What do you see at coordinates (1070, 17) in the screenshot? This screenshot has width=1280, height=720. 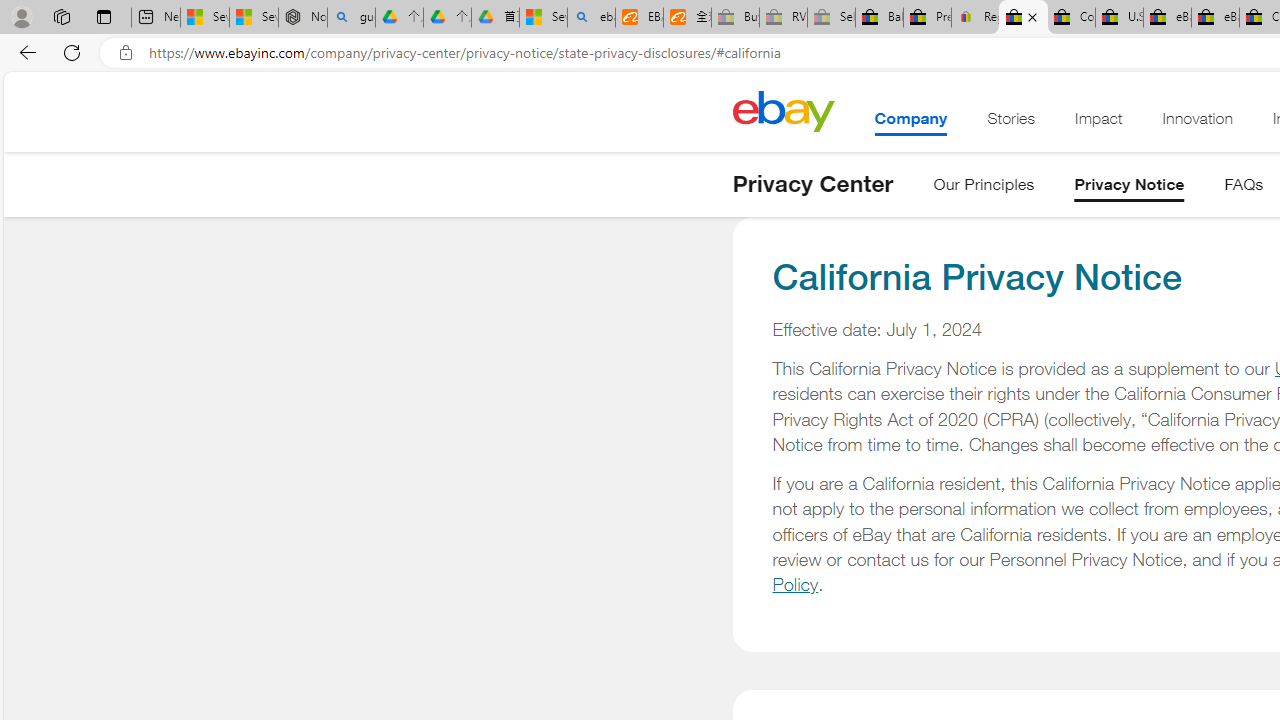 I see `'Consumer Health Data Privacy Policy - eBay Inc.'` at bounding box center [1070, 17].